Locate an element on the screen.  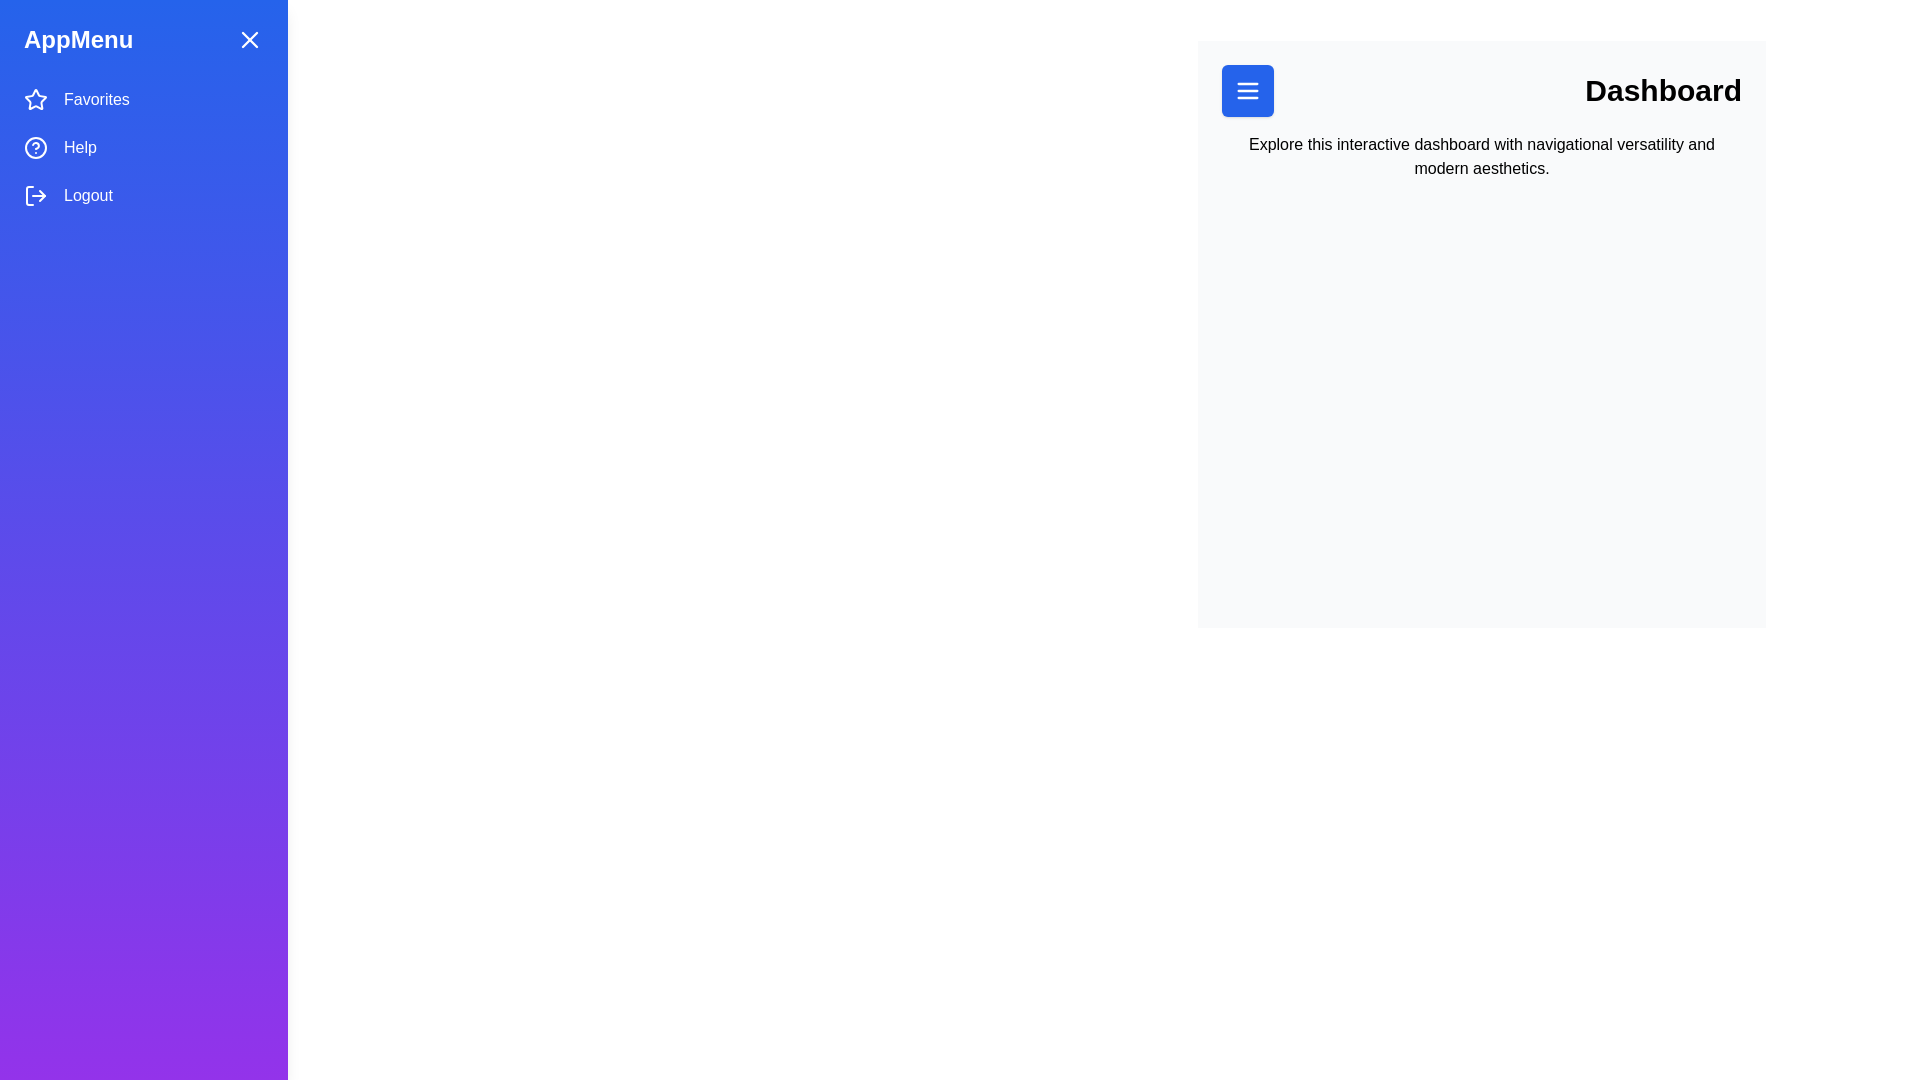
the 'Favorites' menu item located at the top of the sidebar menu, which is the first item in the vertical stack above 'Help' and 'Logout' is located at coordinates (143, 100).